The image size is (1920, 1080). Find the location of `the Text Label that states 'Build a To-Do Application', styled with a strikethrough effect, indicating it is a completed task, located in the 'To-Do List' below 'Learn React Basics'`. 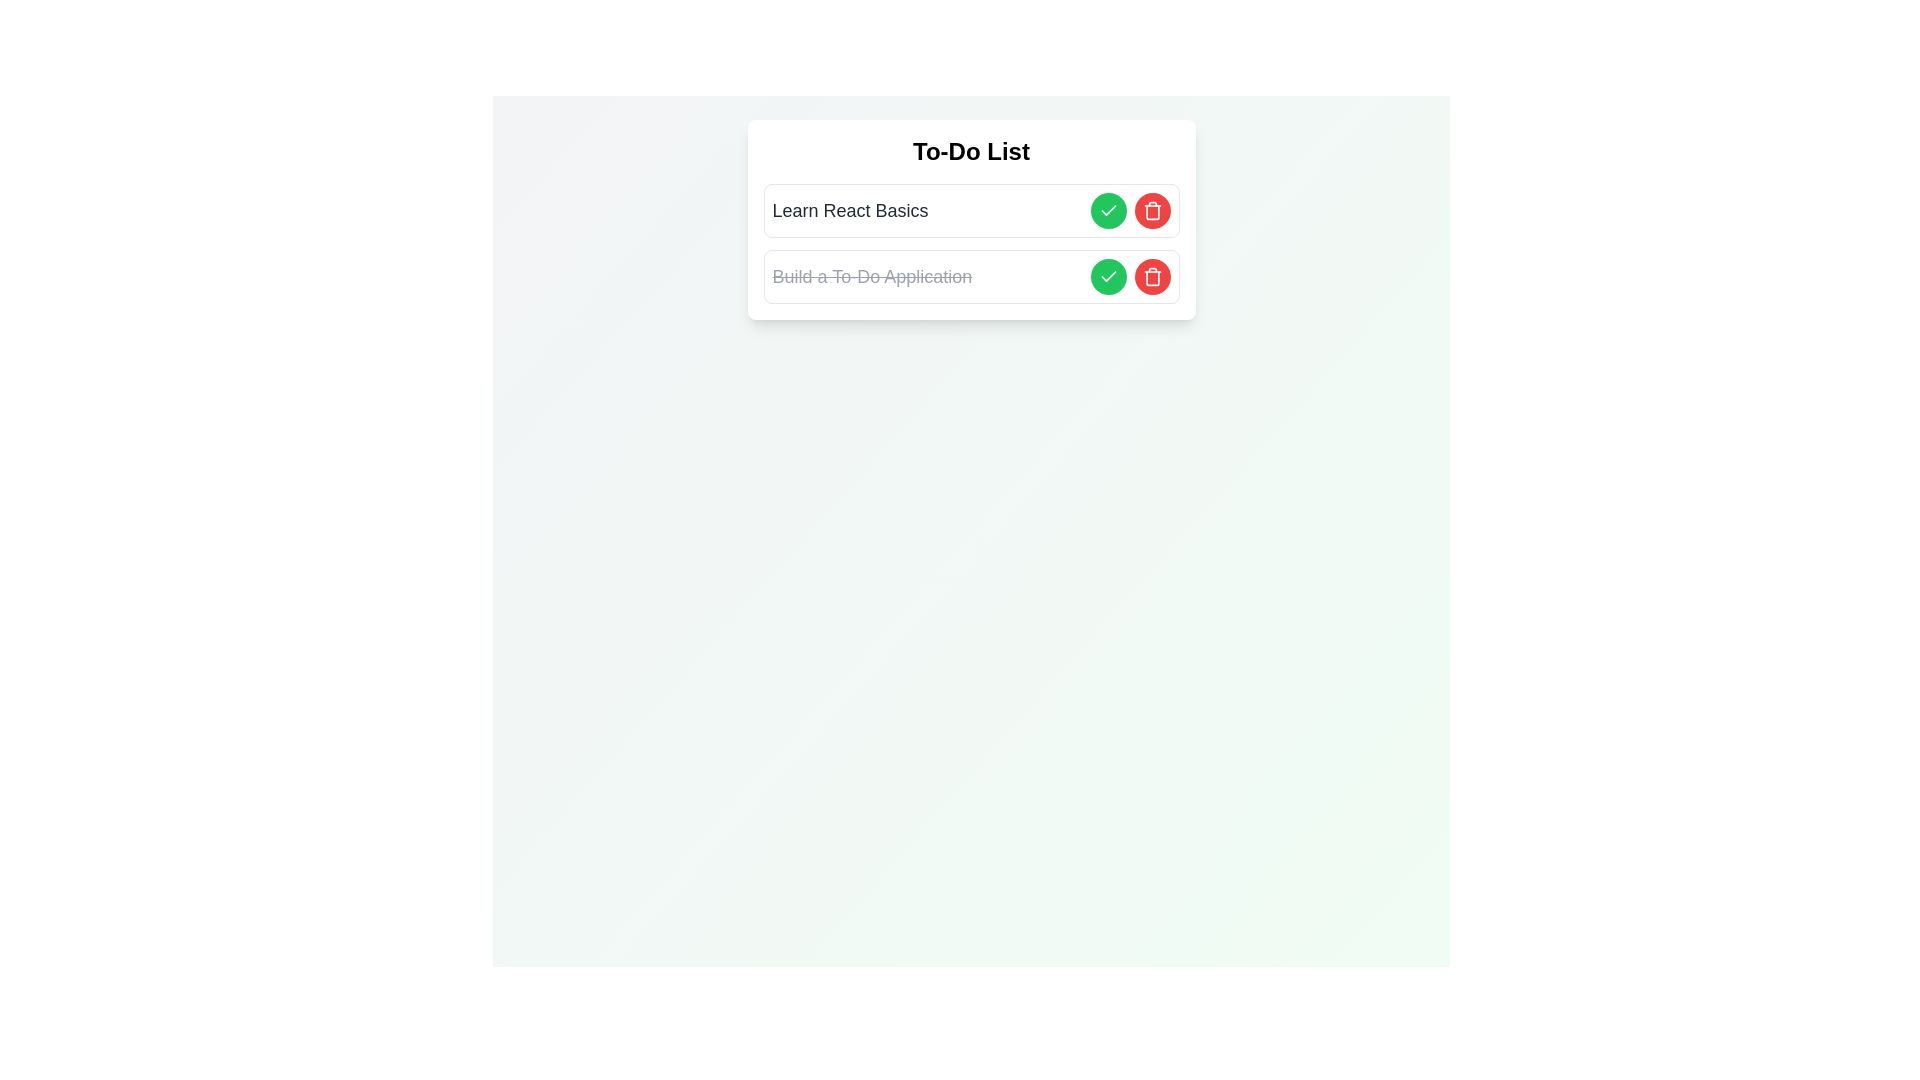

the Text Label that states 'Build a To-Do Application', styled with a strikethrough effect, indicating it is a completed task, located in the 'To-Do List' below 'Learn React Basics' is located at coordinates (872, 277).